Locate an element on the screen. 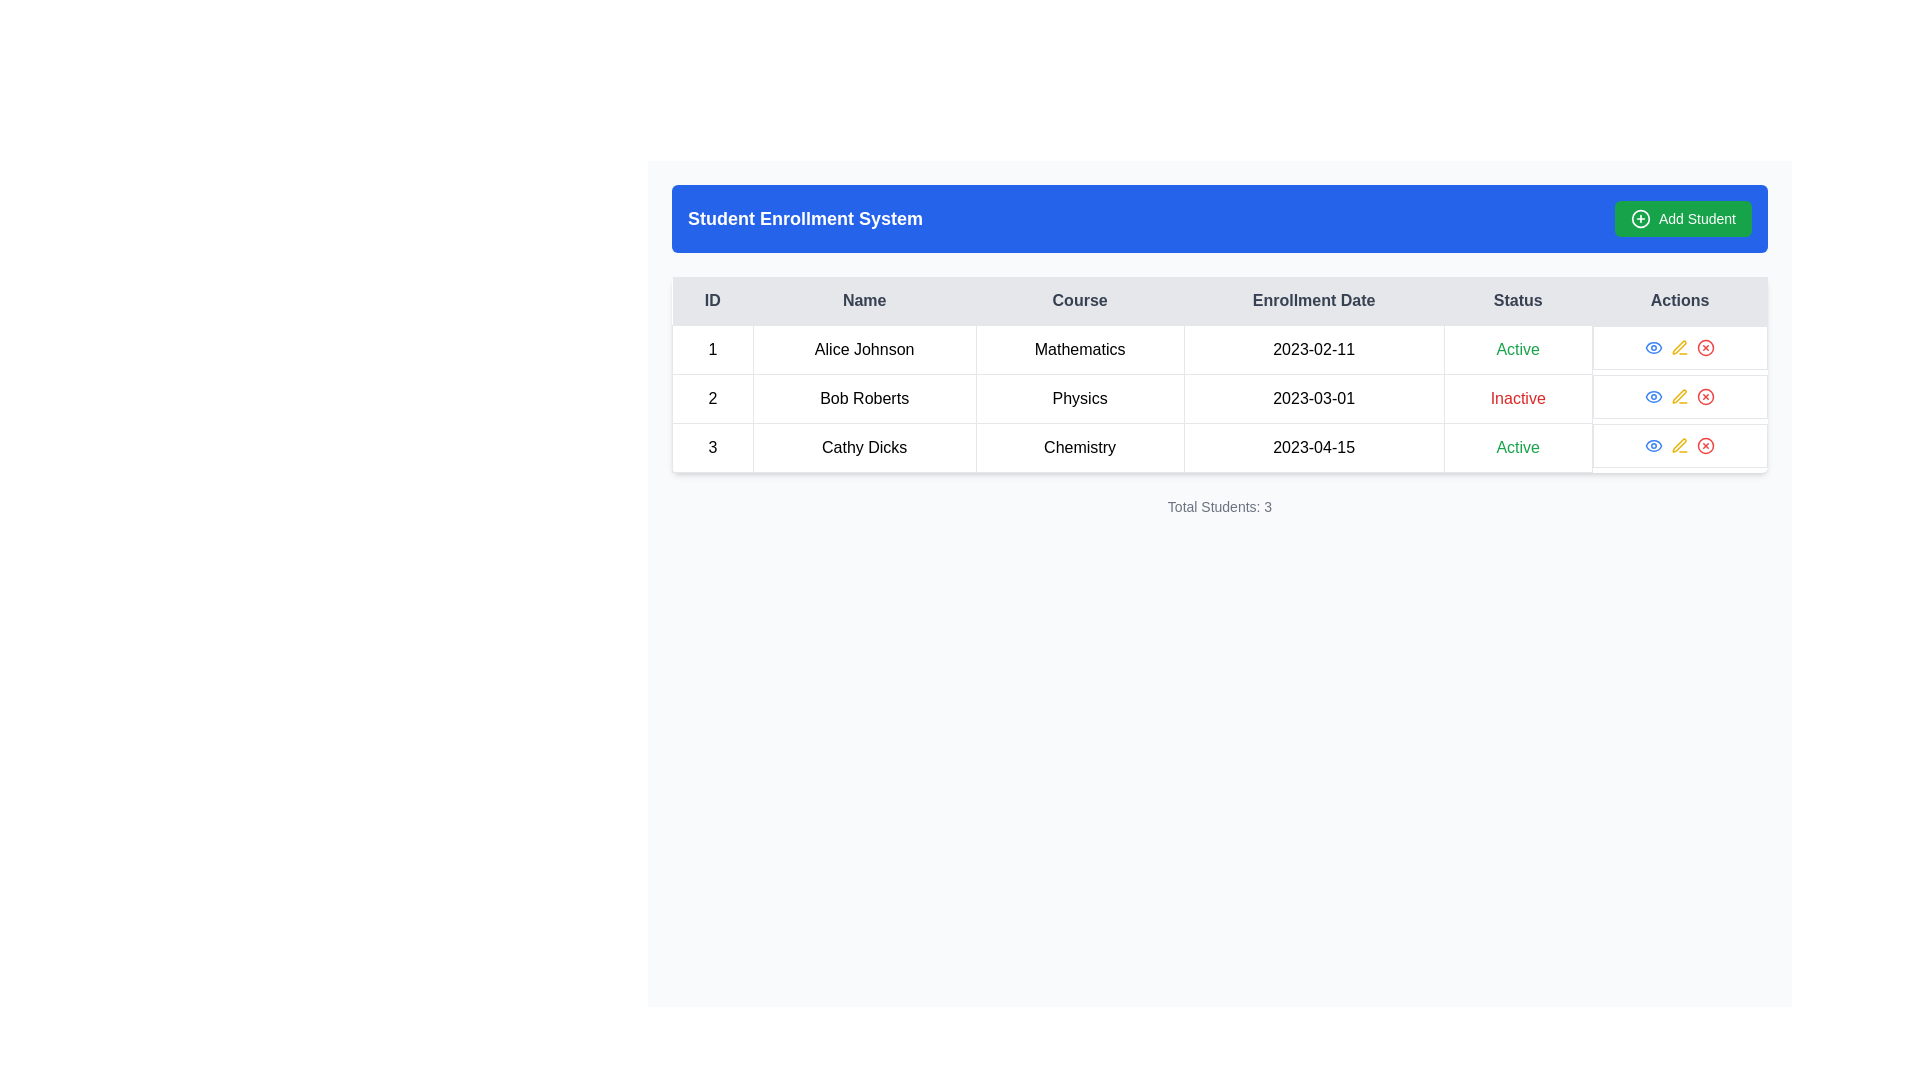 The width and height of the screenshot is (1920, 1080). the green rounded rectangle button labeled 'Add Student' with a plus sign icon located at the top-right corner of the 'Student Enrollment System' header is located at coordinates (1682, 219).